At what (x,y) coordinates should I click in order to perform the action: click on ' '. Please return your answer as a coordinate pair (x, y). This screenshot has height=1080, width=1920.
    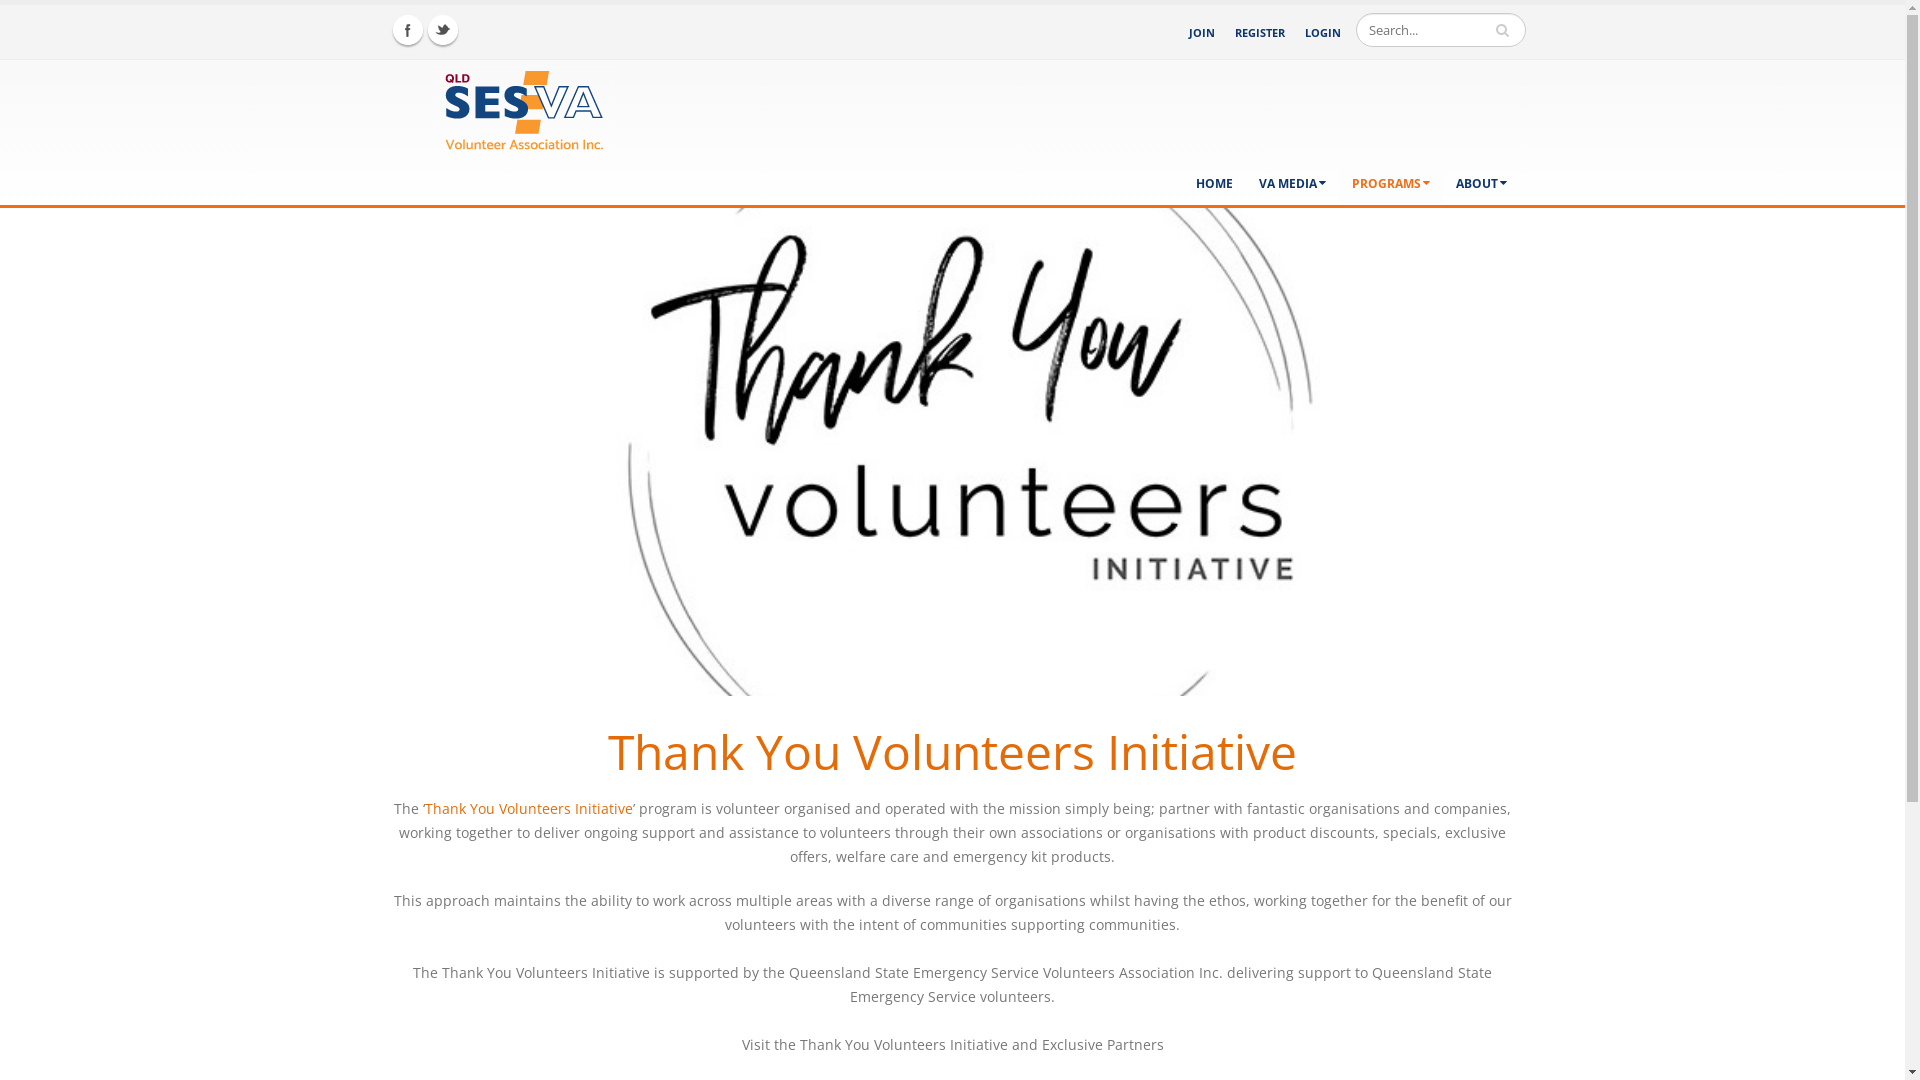
    Looking at the image, I should click on (1504, 30).